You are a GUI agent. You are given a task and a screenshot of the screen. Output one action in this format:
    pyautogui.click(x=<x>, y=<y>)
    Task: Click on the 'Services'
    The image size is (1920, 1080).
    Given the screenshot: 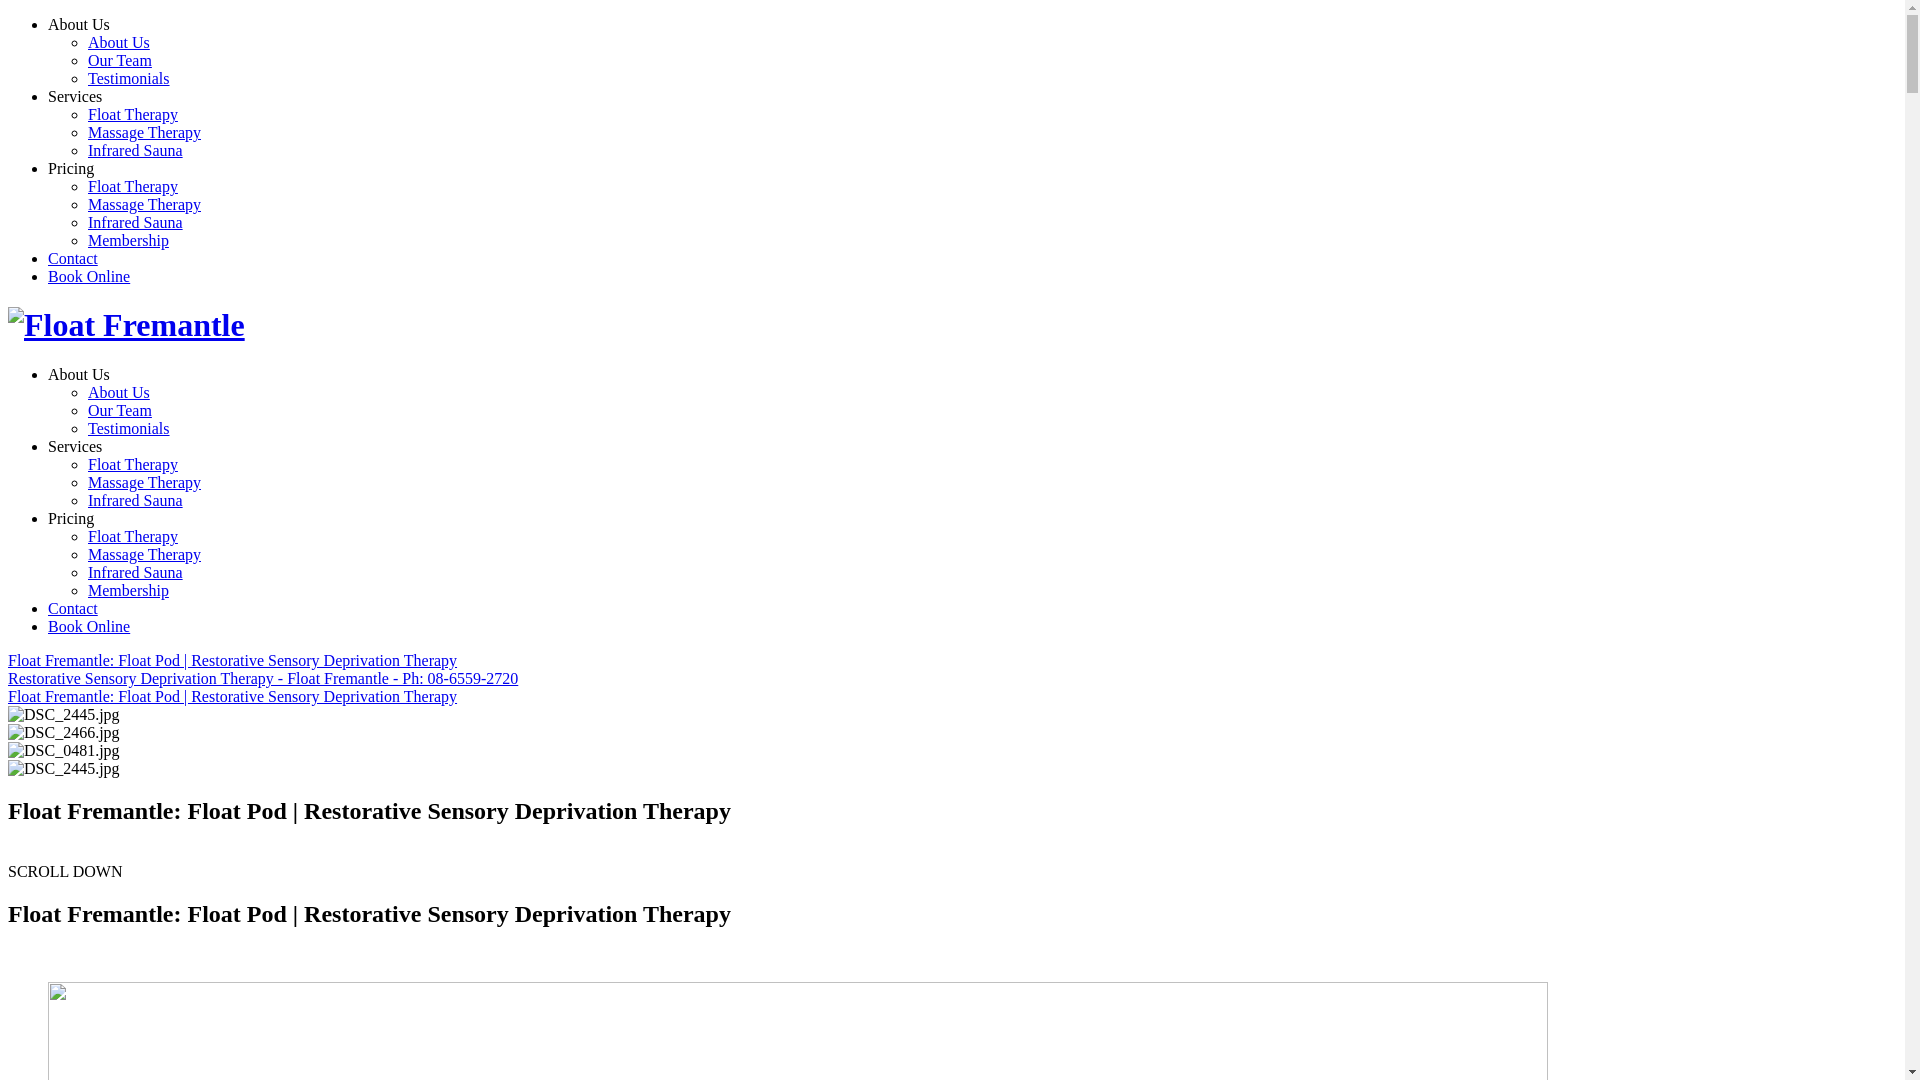 What is the action you would take?
    pyautogui.click(x=75, y=96)
    